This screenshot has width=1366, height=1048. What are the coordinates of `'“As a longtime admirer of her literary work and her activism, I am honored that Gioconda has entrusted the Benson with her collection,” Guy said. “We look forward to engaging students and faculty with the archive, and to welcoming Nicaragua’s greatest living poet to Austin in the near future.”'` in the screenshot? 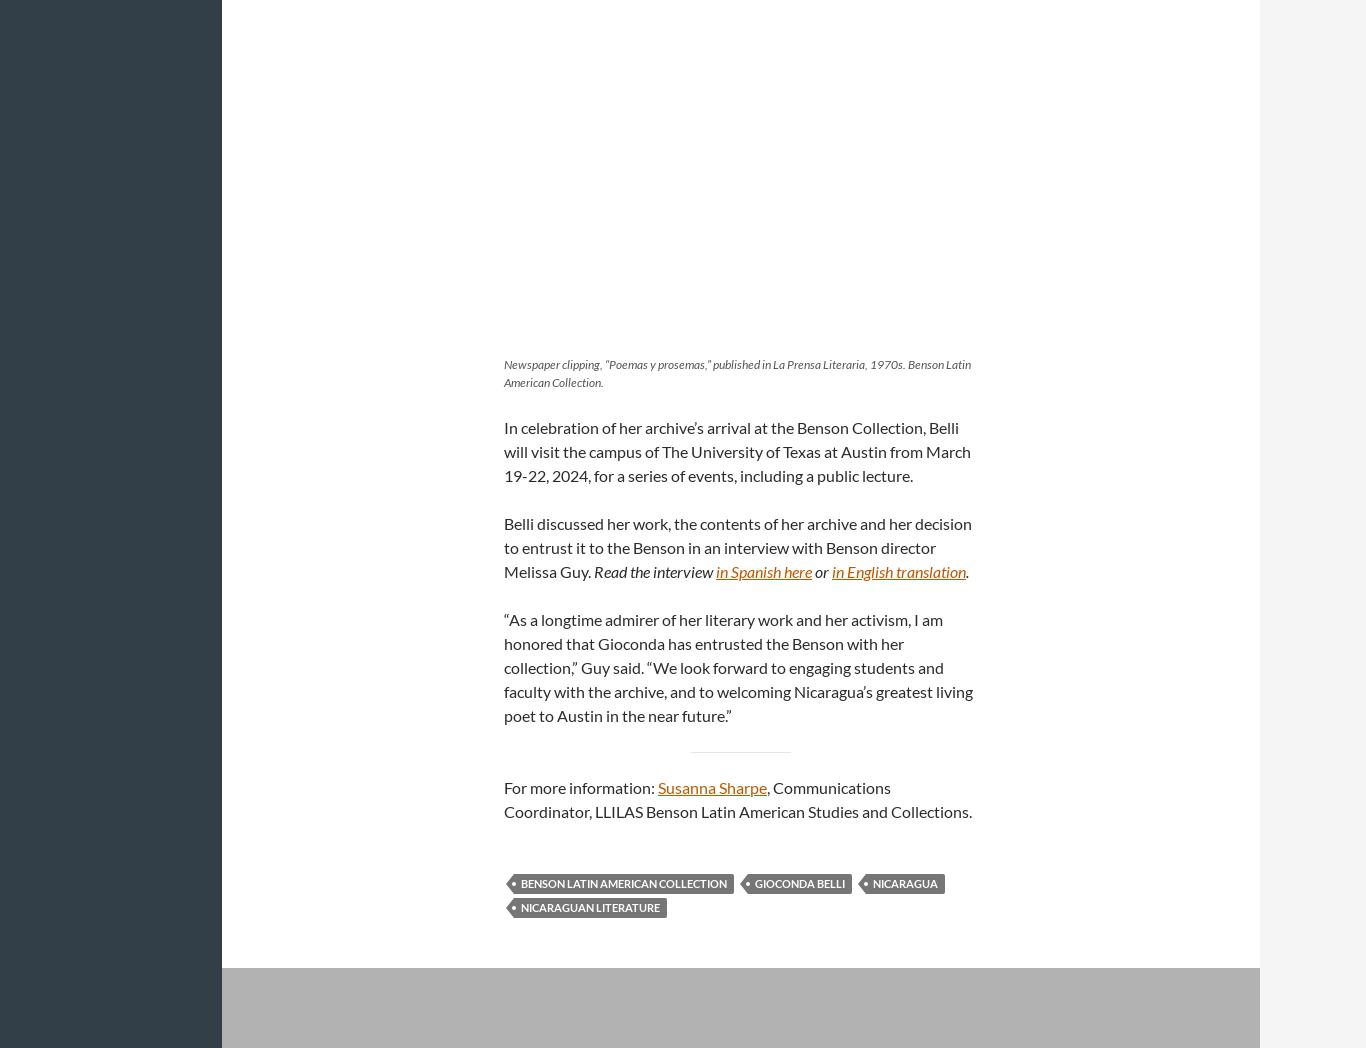 It's located at (738, 666).